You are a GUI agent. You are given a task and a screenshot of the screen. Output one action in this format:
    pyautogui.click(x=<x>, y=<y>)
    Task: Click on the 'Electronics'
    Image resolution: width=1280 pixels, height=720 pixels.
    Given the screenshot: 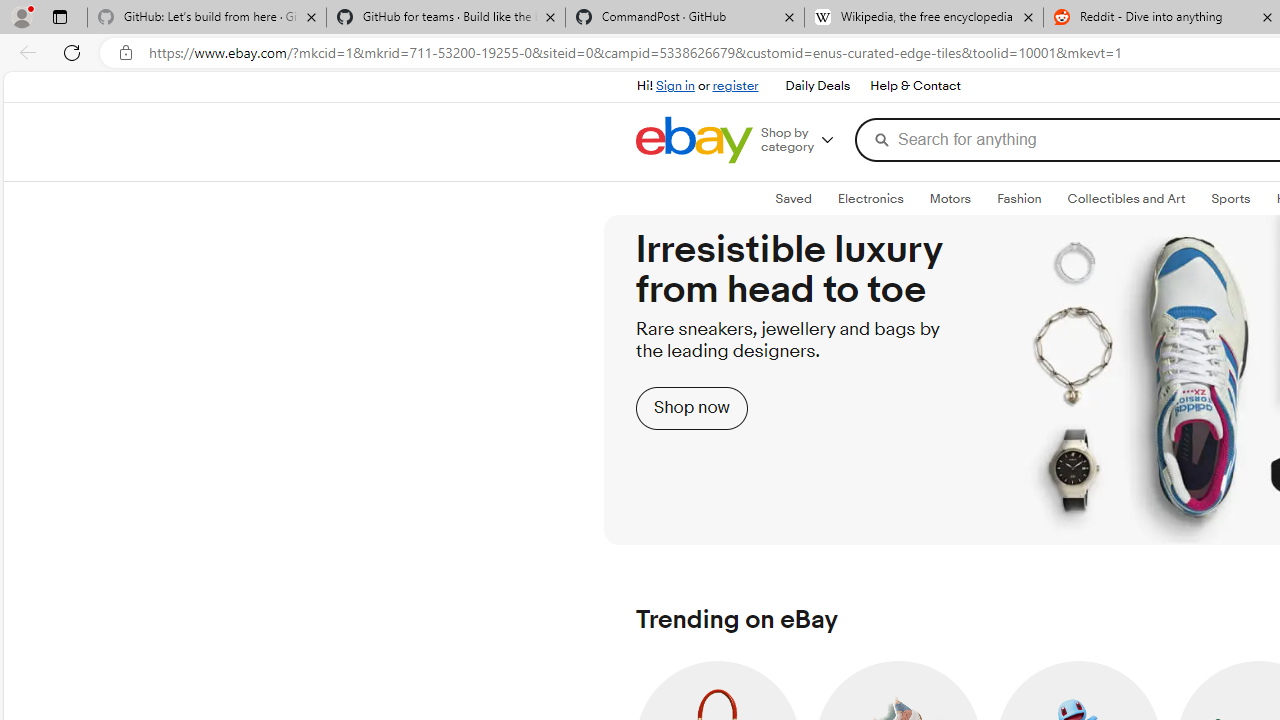 What is the action you would take?
    pyautogui.click(x=870, y=199)
    